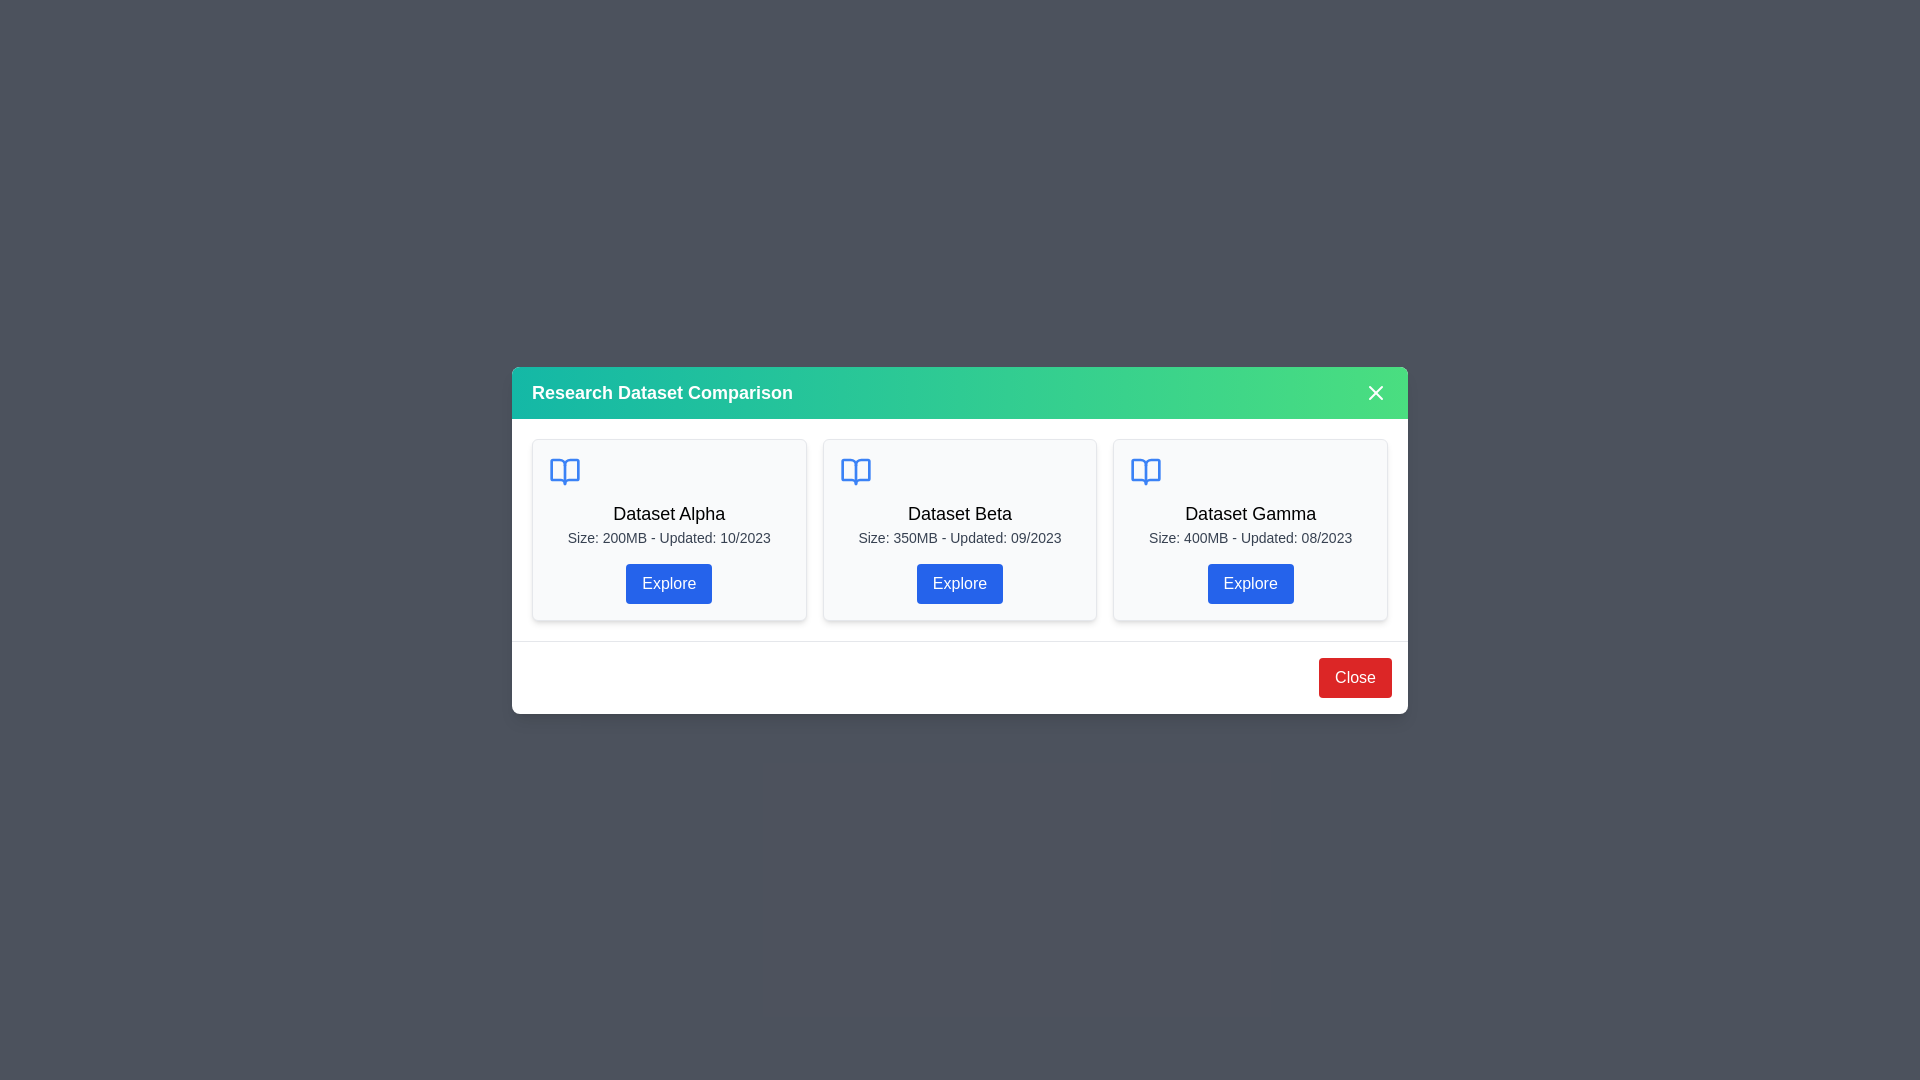 This screenshot has width=1920, height=1080. What do you see at coordinates (669, 583) in the screenshot?
I see `the 'Explore' button for Dataset Alpha` at bounding box center [669, 583].